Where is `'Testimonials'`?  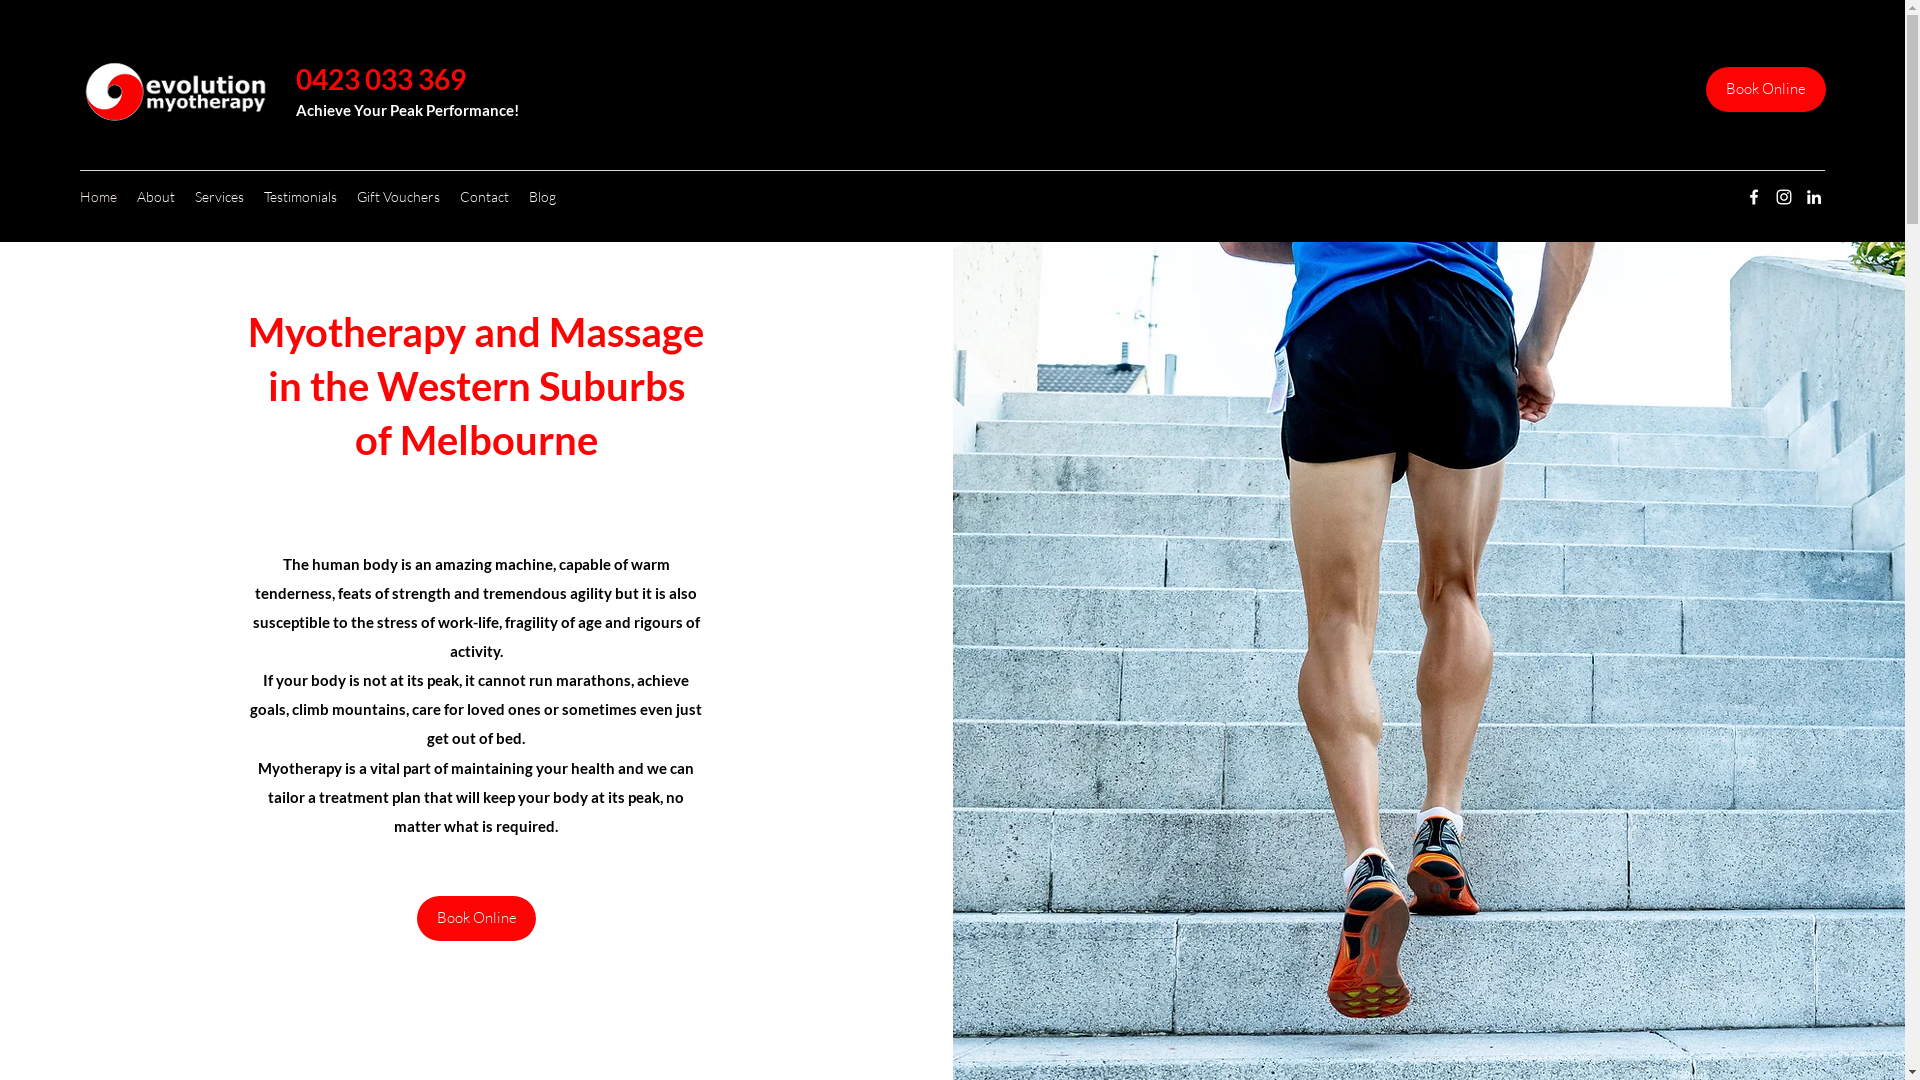
'Testimonials' is located at coordinates (253, 196).